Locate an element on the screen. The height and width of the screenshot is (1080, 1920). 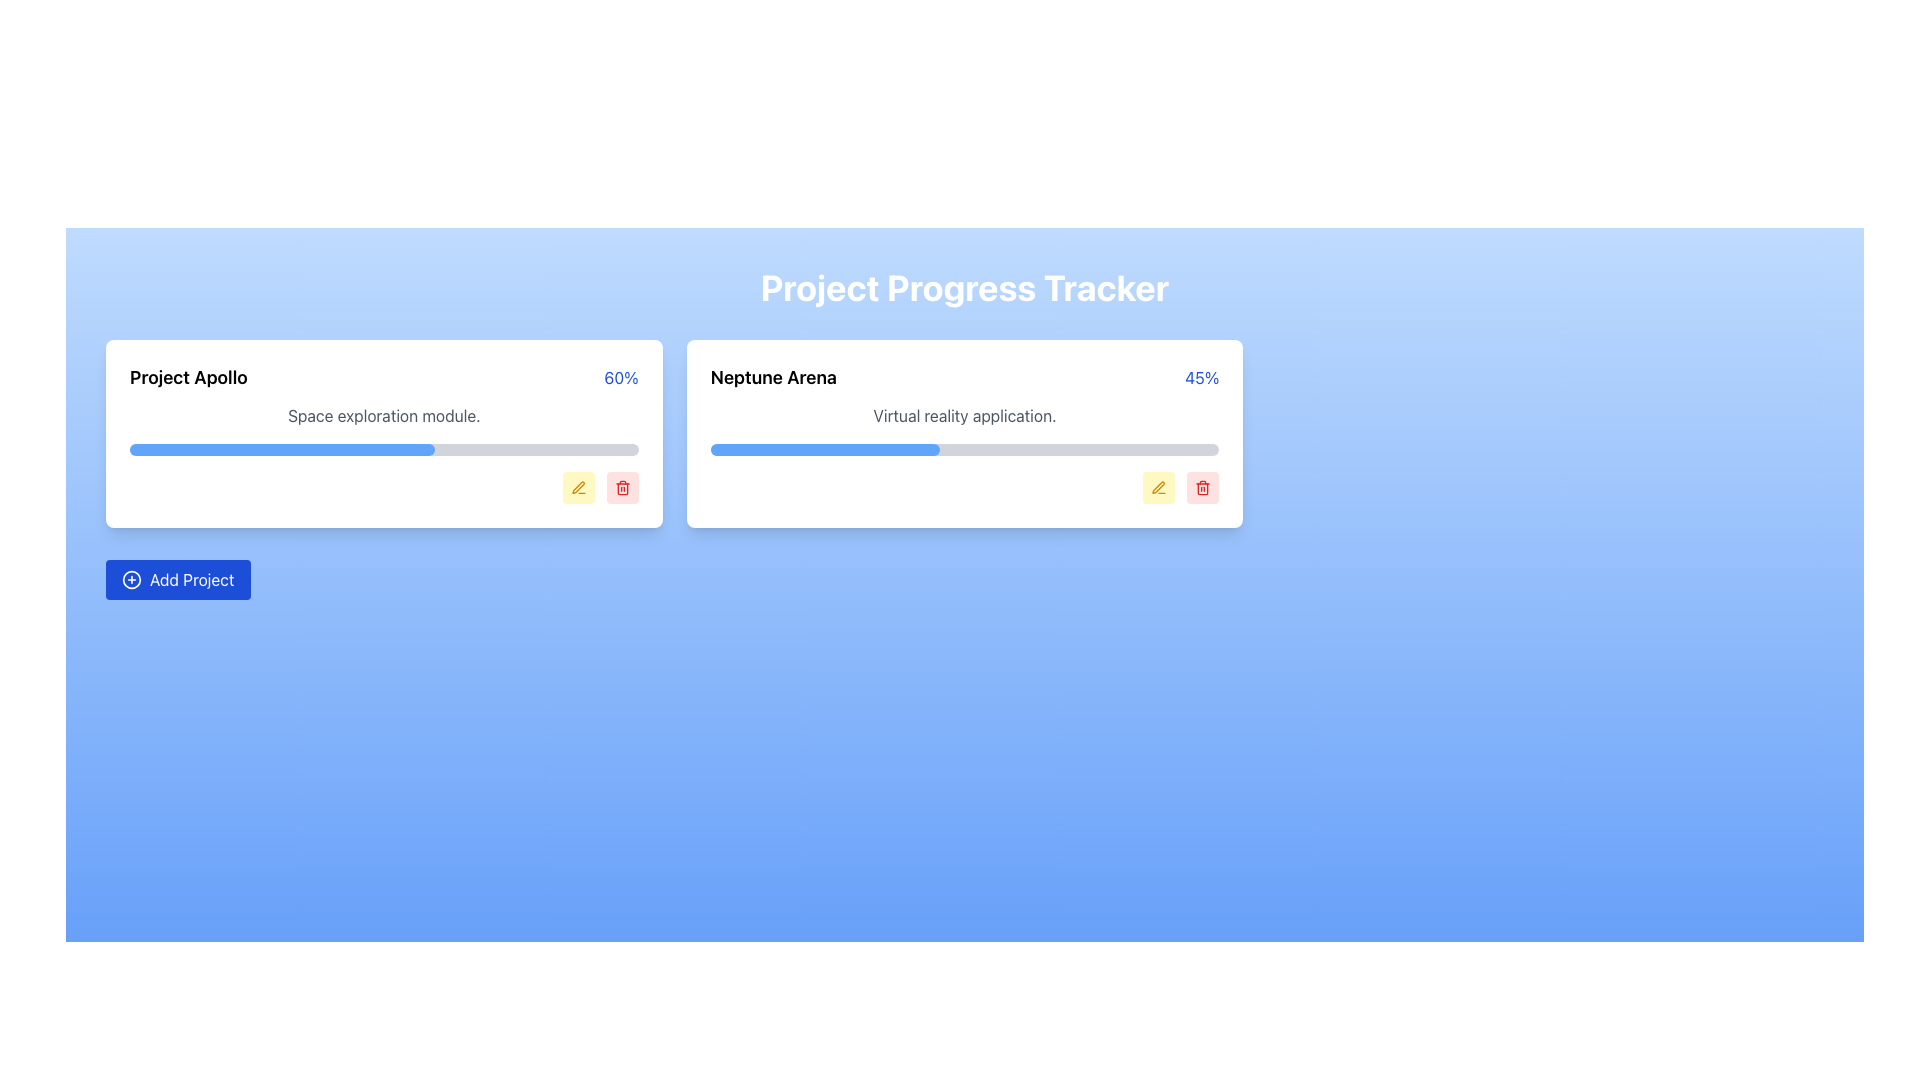
progress bar of the second project summary card in the 'Project Progress Tracker' section, located to the right of the 'Project Apollo' card is located at coordinates (964, 433).